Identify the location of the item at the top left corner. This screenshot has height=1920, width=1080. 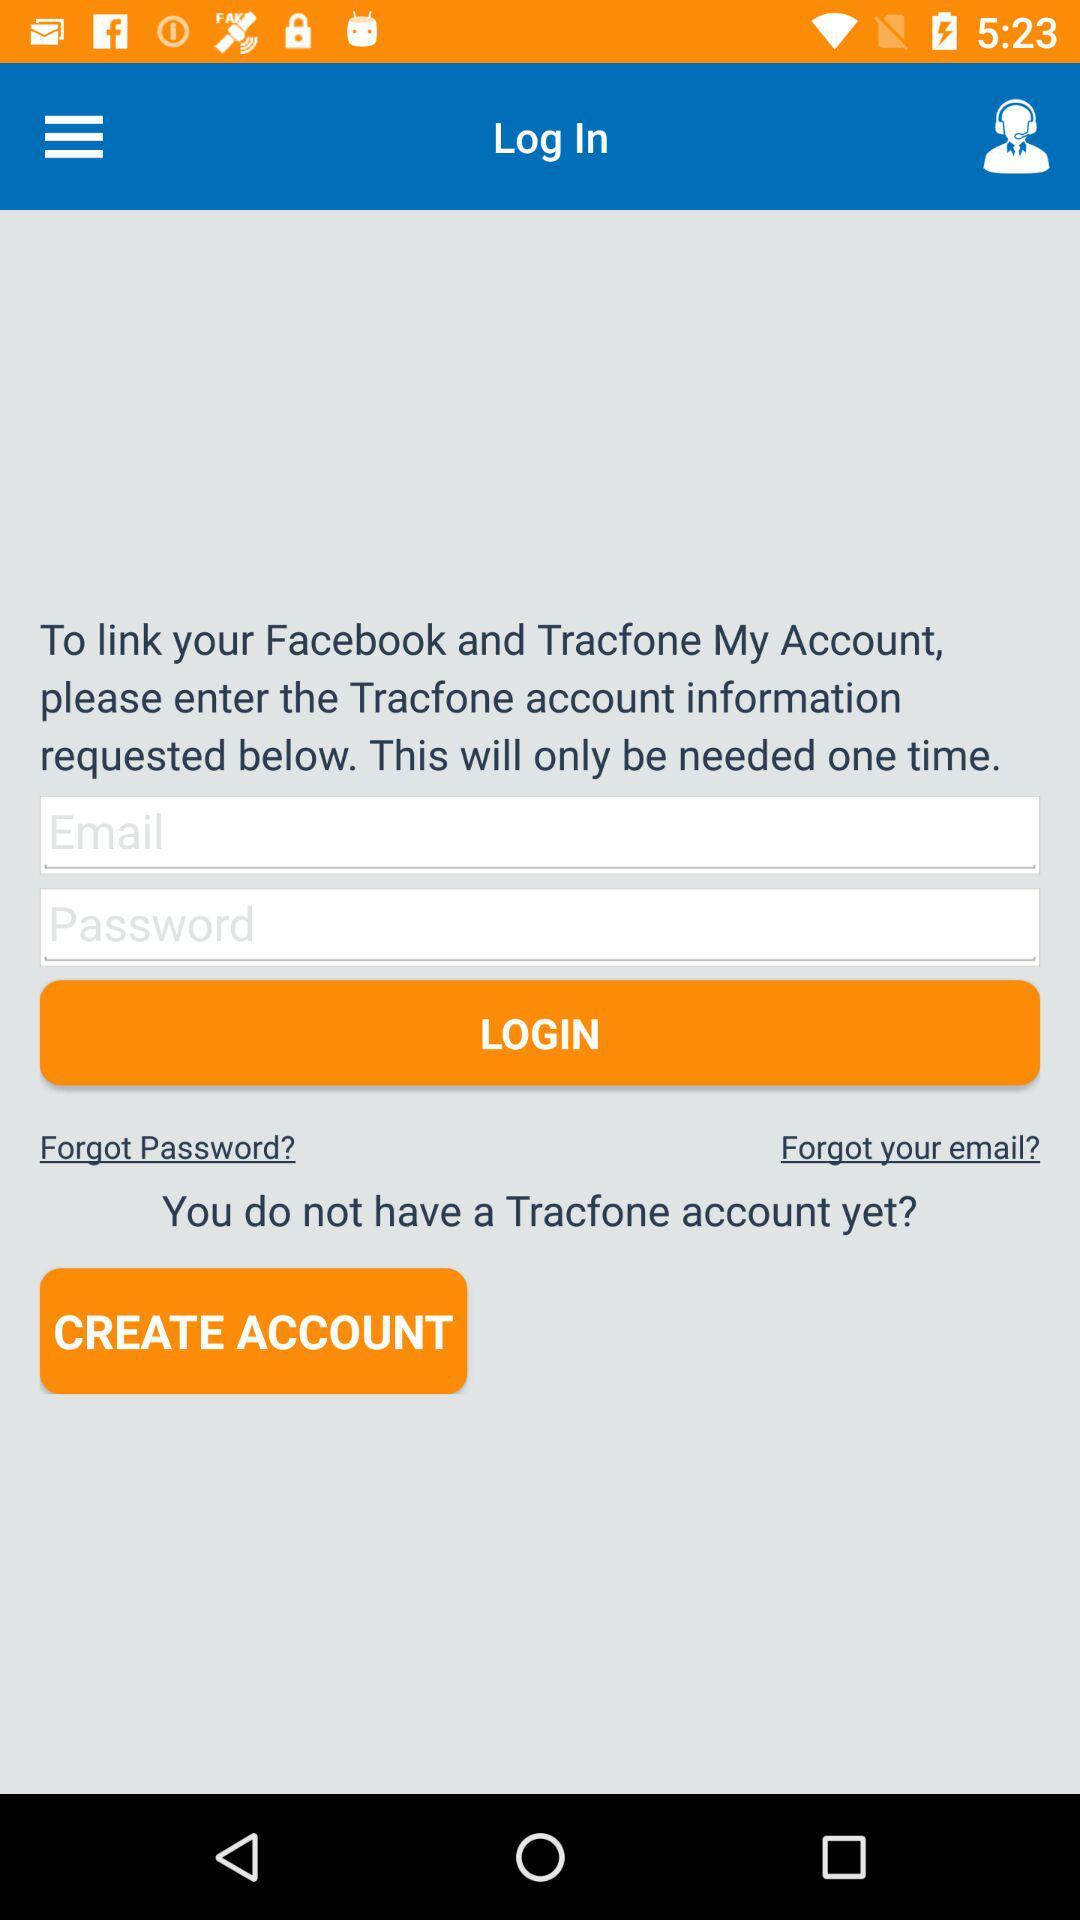
(72, 135).